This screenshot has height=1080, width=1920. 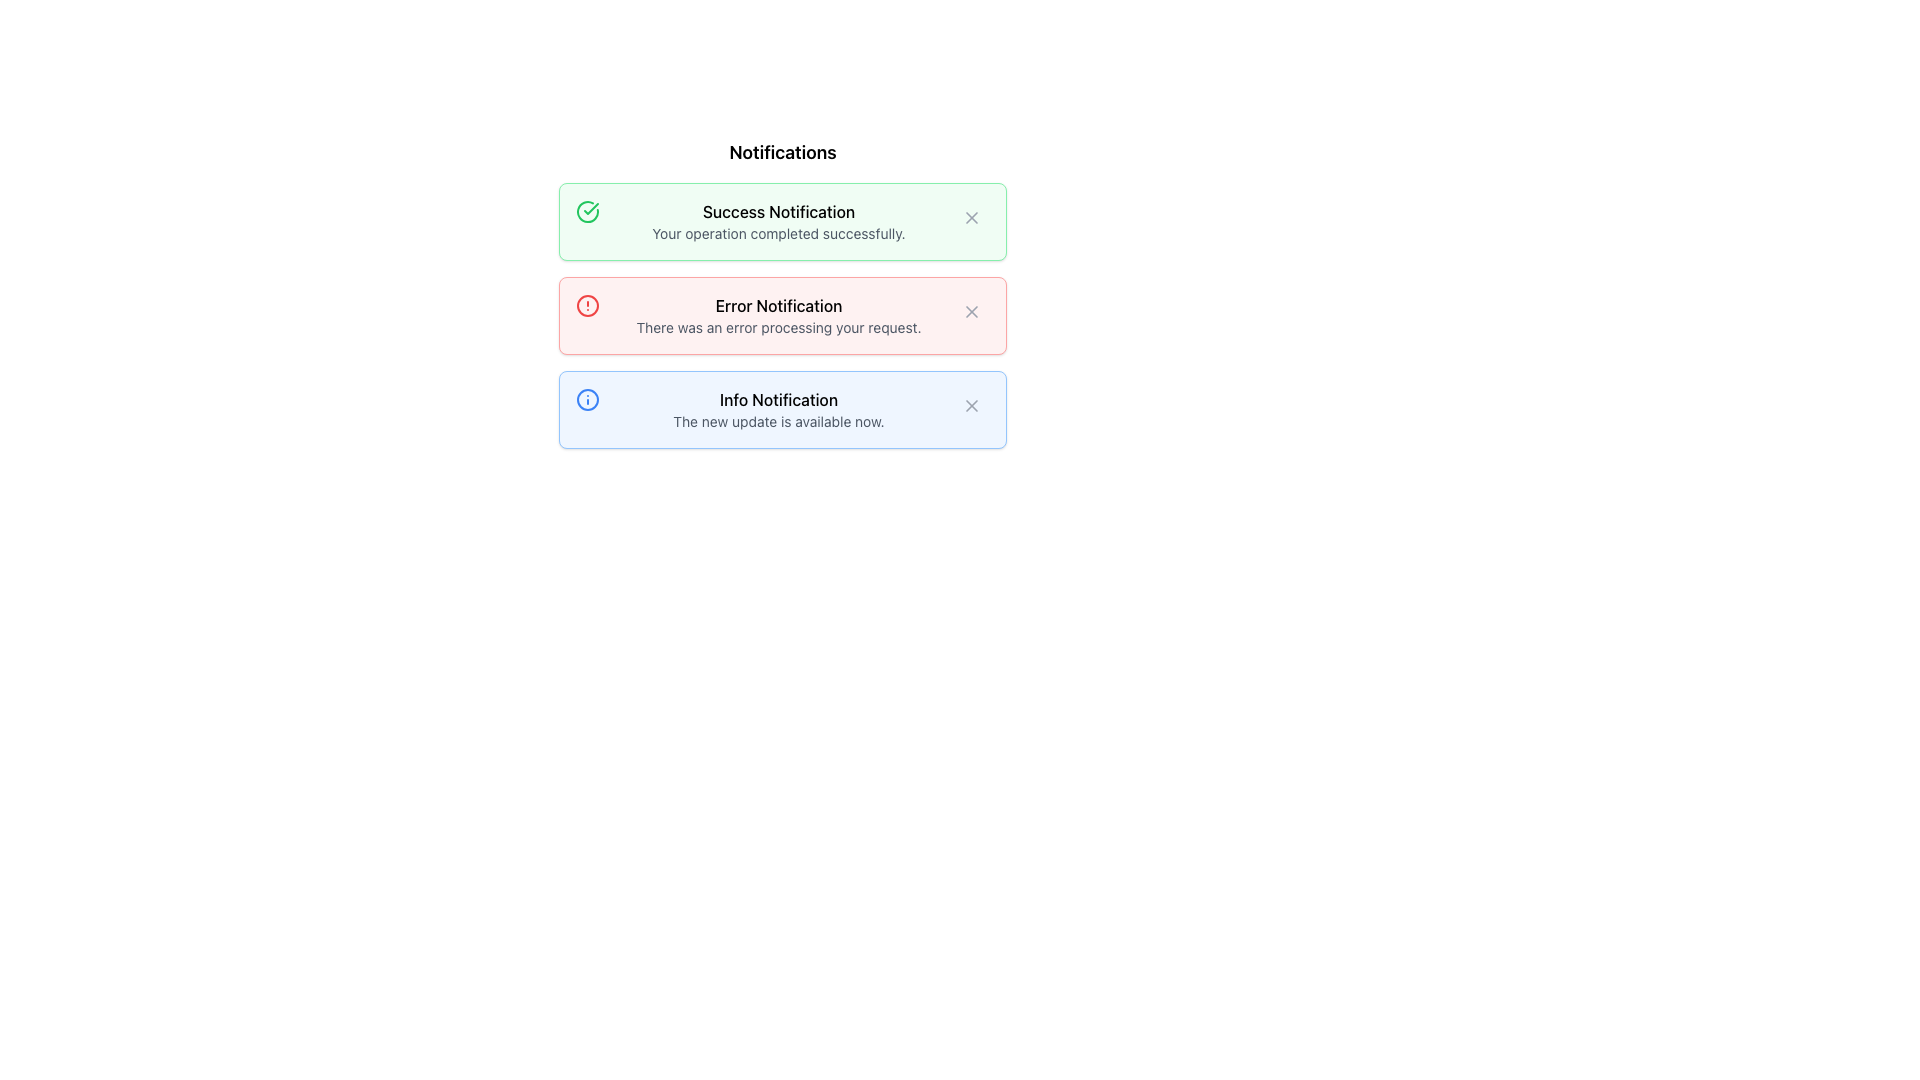 I want to click on the red circular SVG element that represents the 'Error Notification' in the notification icon, so click(x=587, y=305).